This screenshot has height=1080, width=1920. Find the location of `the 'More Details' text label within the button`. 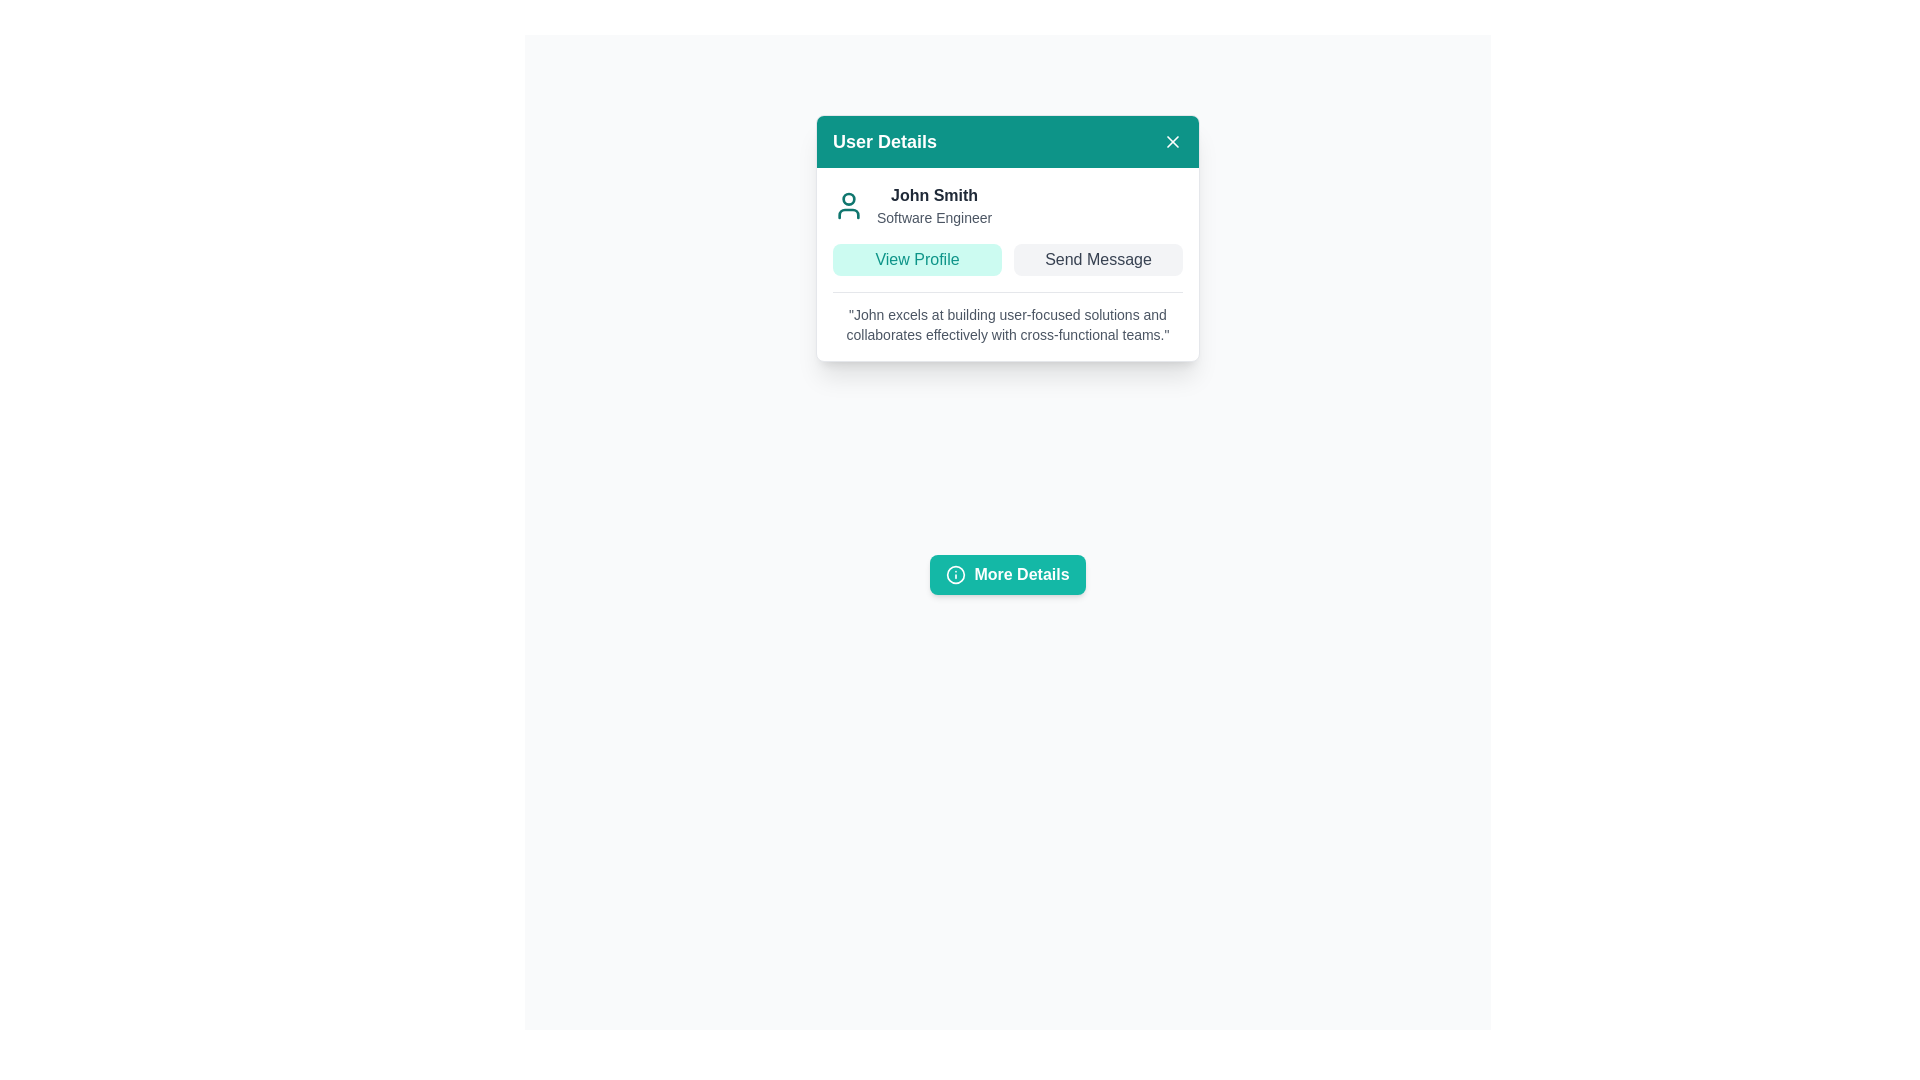

the 'More Details' text label within the button is located at coordinates (1022, 574).